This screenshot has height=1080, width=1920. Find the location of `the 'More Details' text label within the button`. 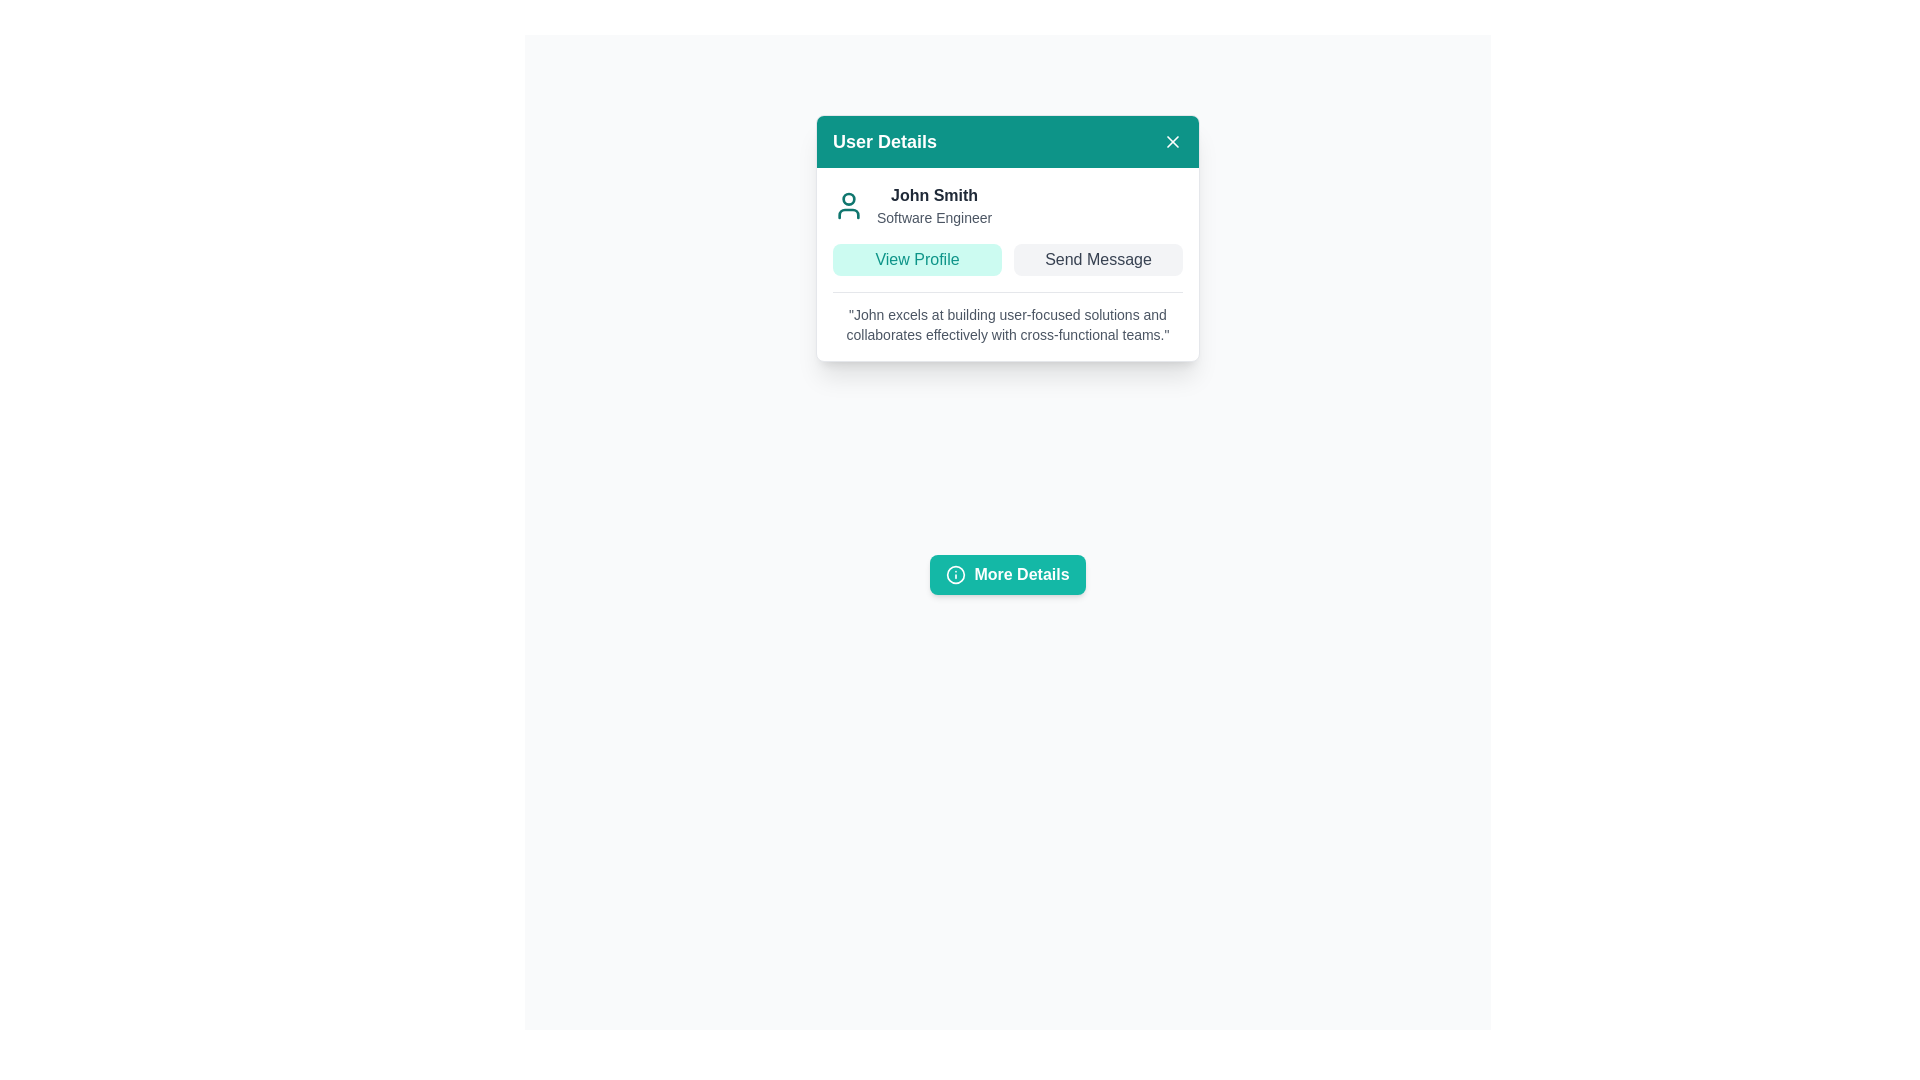

the 'More Details' text label within the button is located at coordinates (1022, 574).